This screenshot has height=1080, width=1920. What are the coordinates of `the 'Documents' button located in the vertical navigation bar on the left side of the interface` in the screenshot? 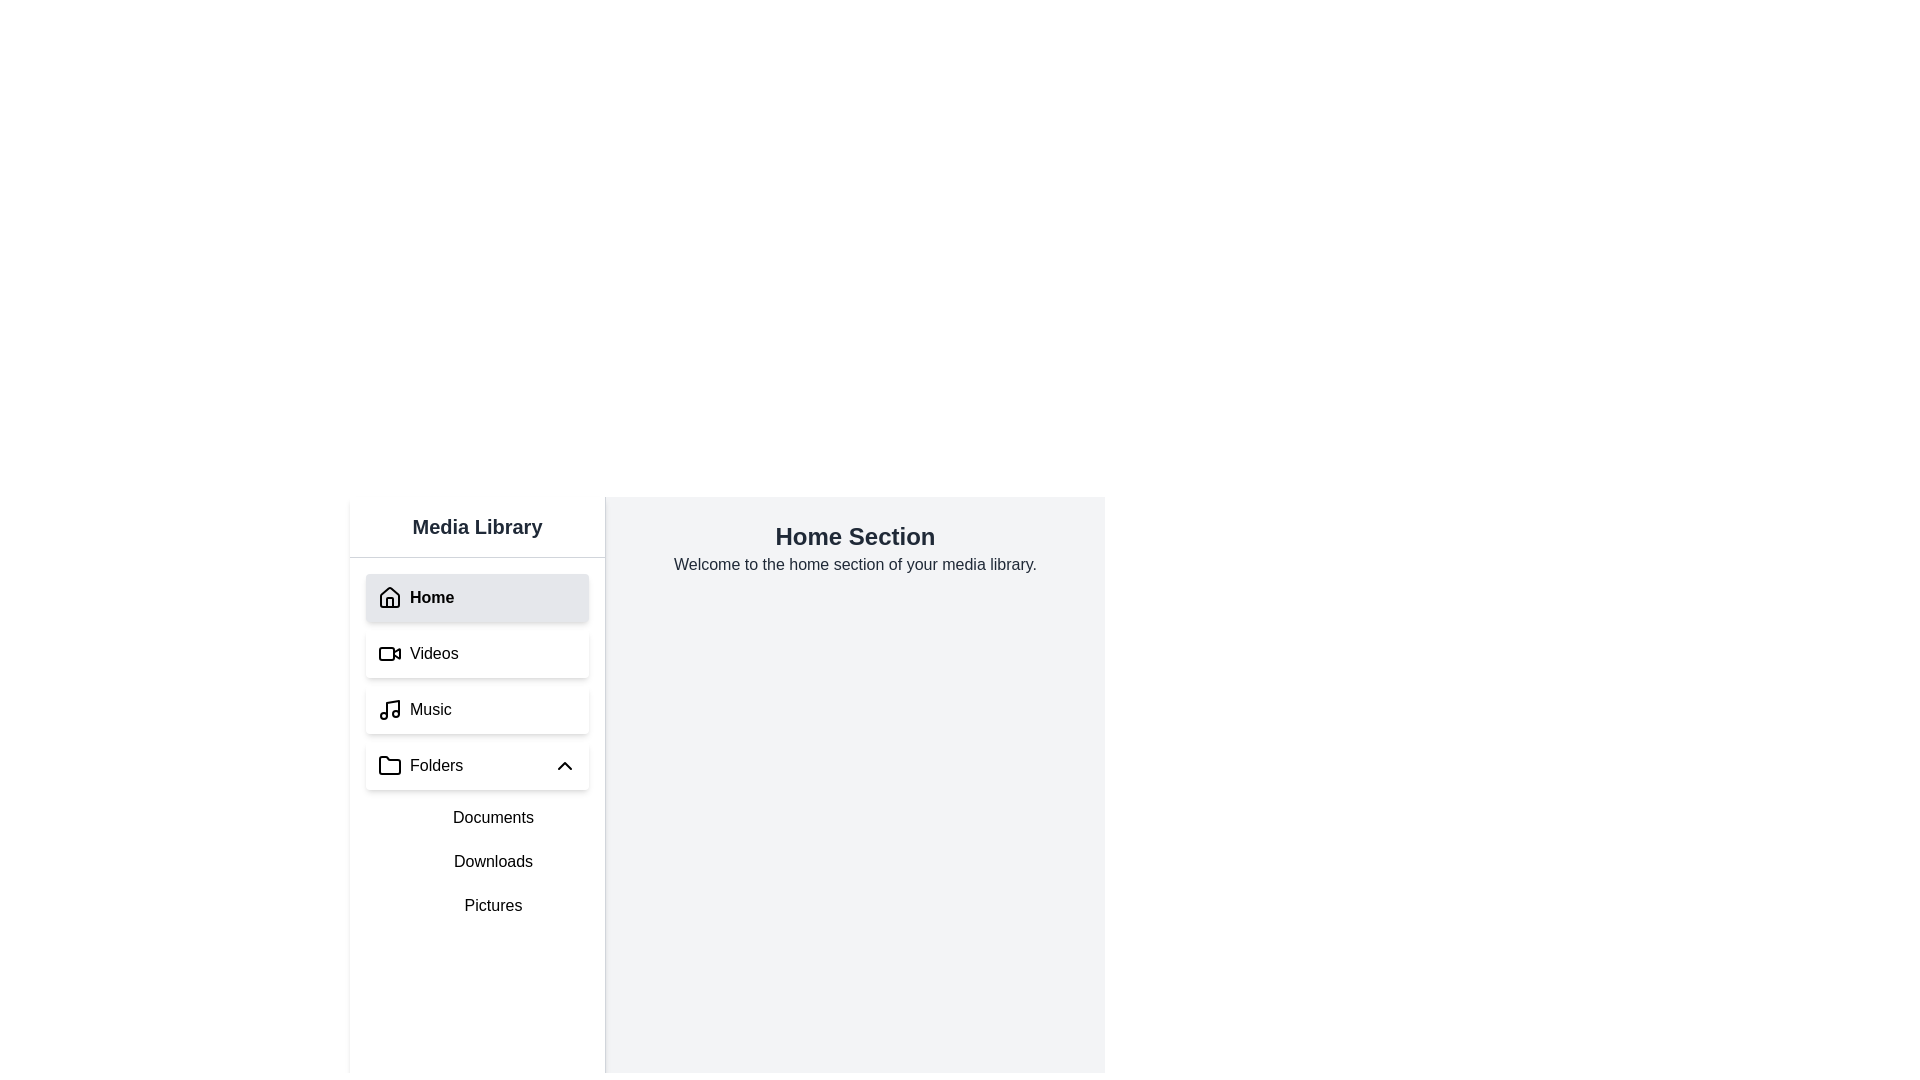 It's located at (493, 817).